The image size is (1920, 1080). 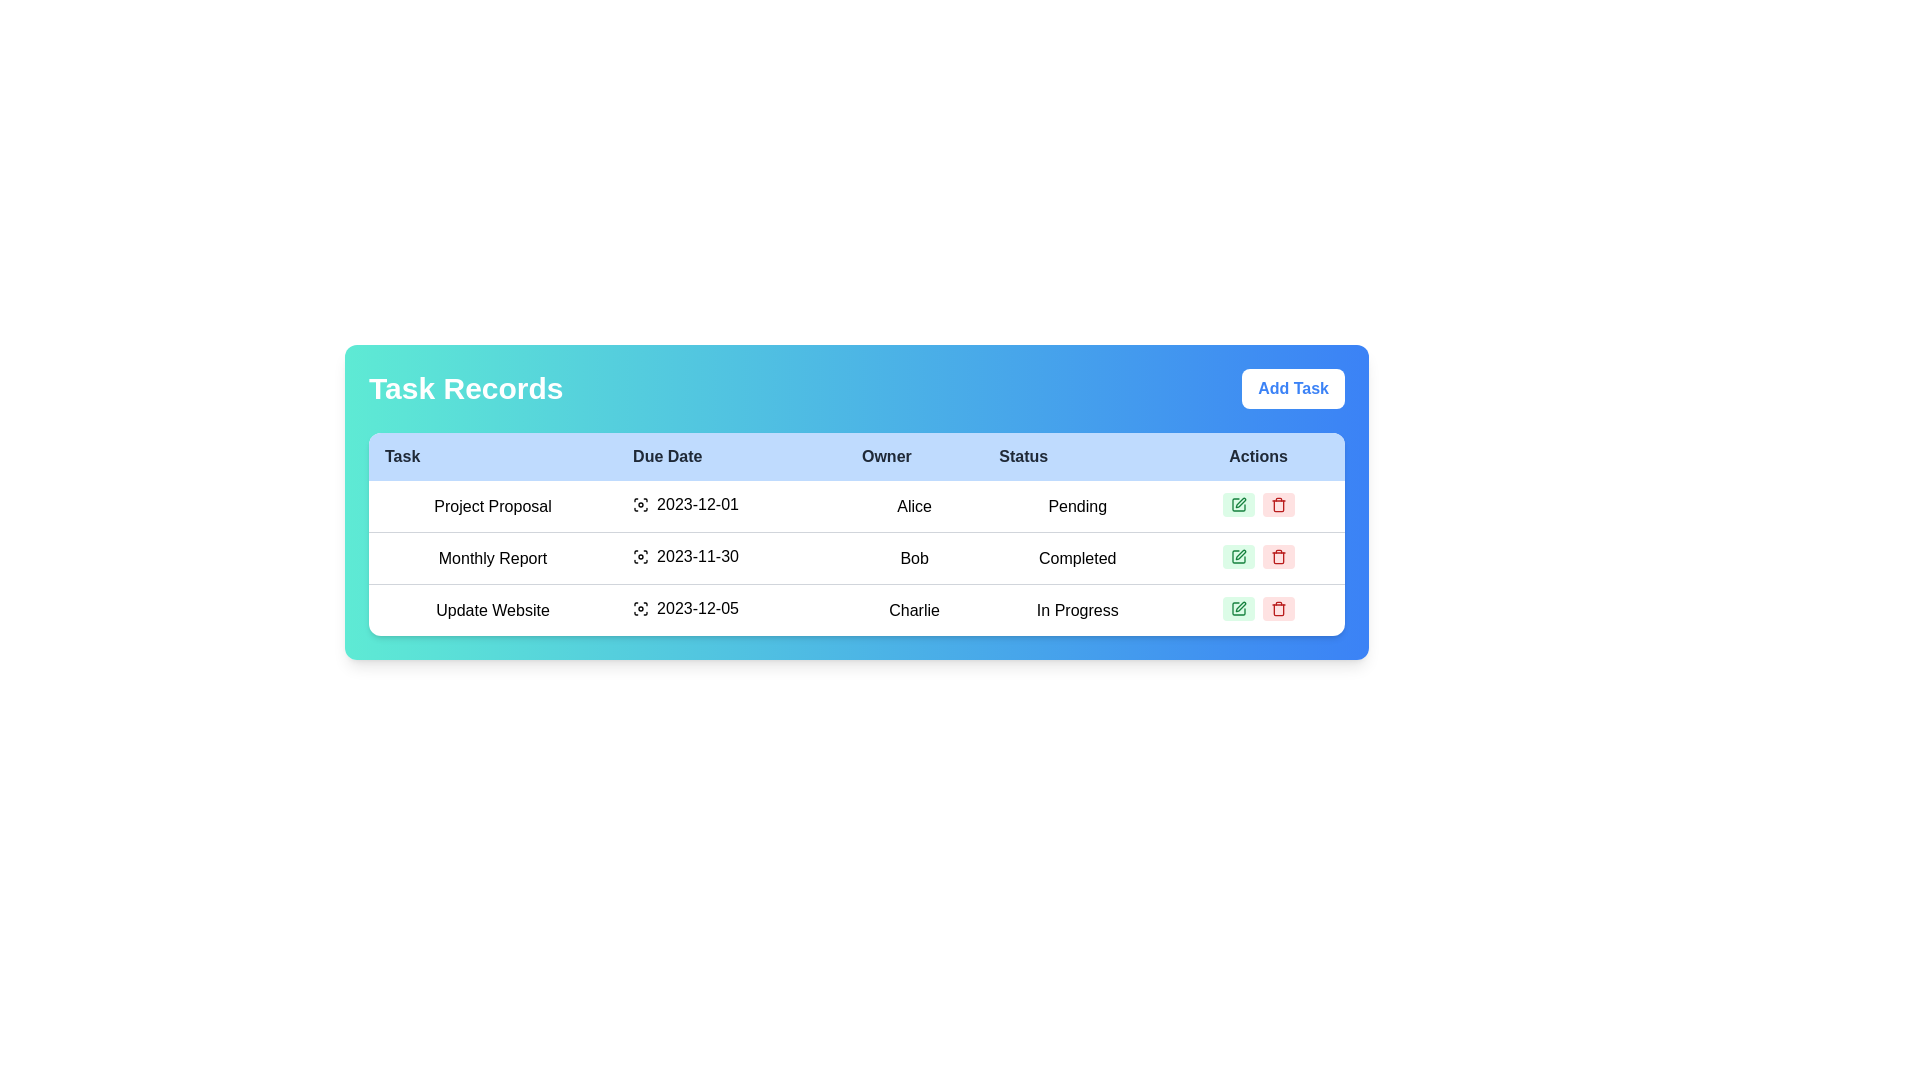 What do you see at coordinates (1237, 556) in the screenshot?
I see `the 'Edit' button in the Actions column for the task 'Monthly Report' associated with 'Bob'` at bounding box center [1237, 556].